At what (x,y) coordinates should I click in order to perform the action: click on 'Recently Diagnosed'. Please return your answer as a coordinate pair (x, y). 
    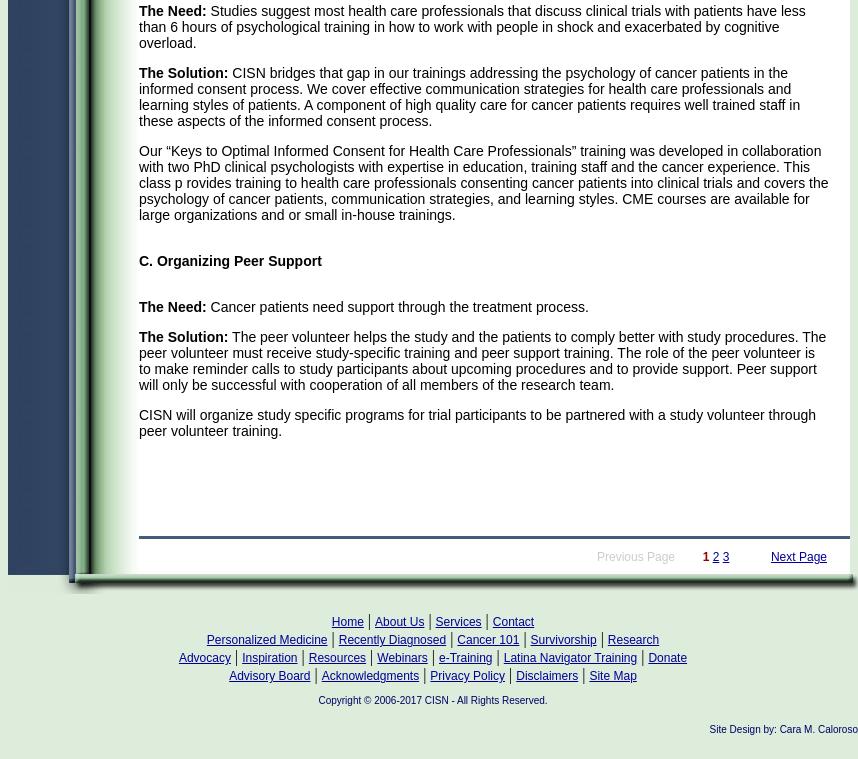
    Looking at the image, I should click on (391, 639).